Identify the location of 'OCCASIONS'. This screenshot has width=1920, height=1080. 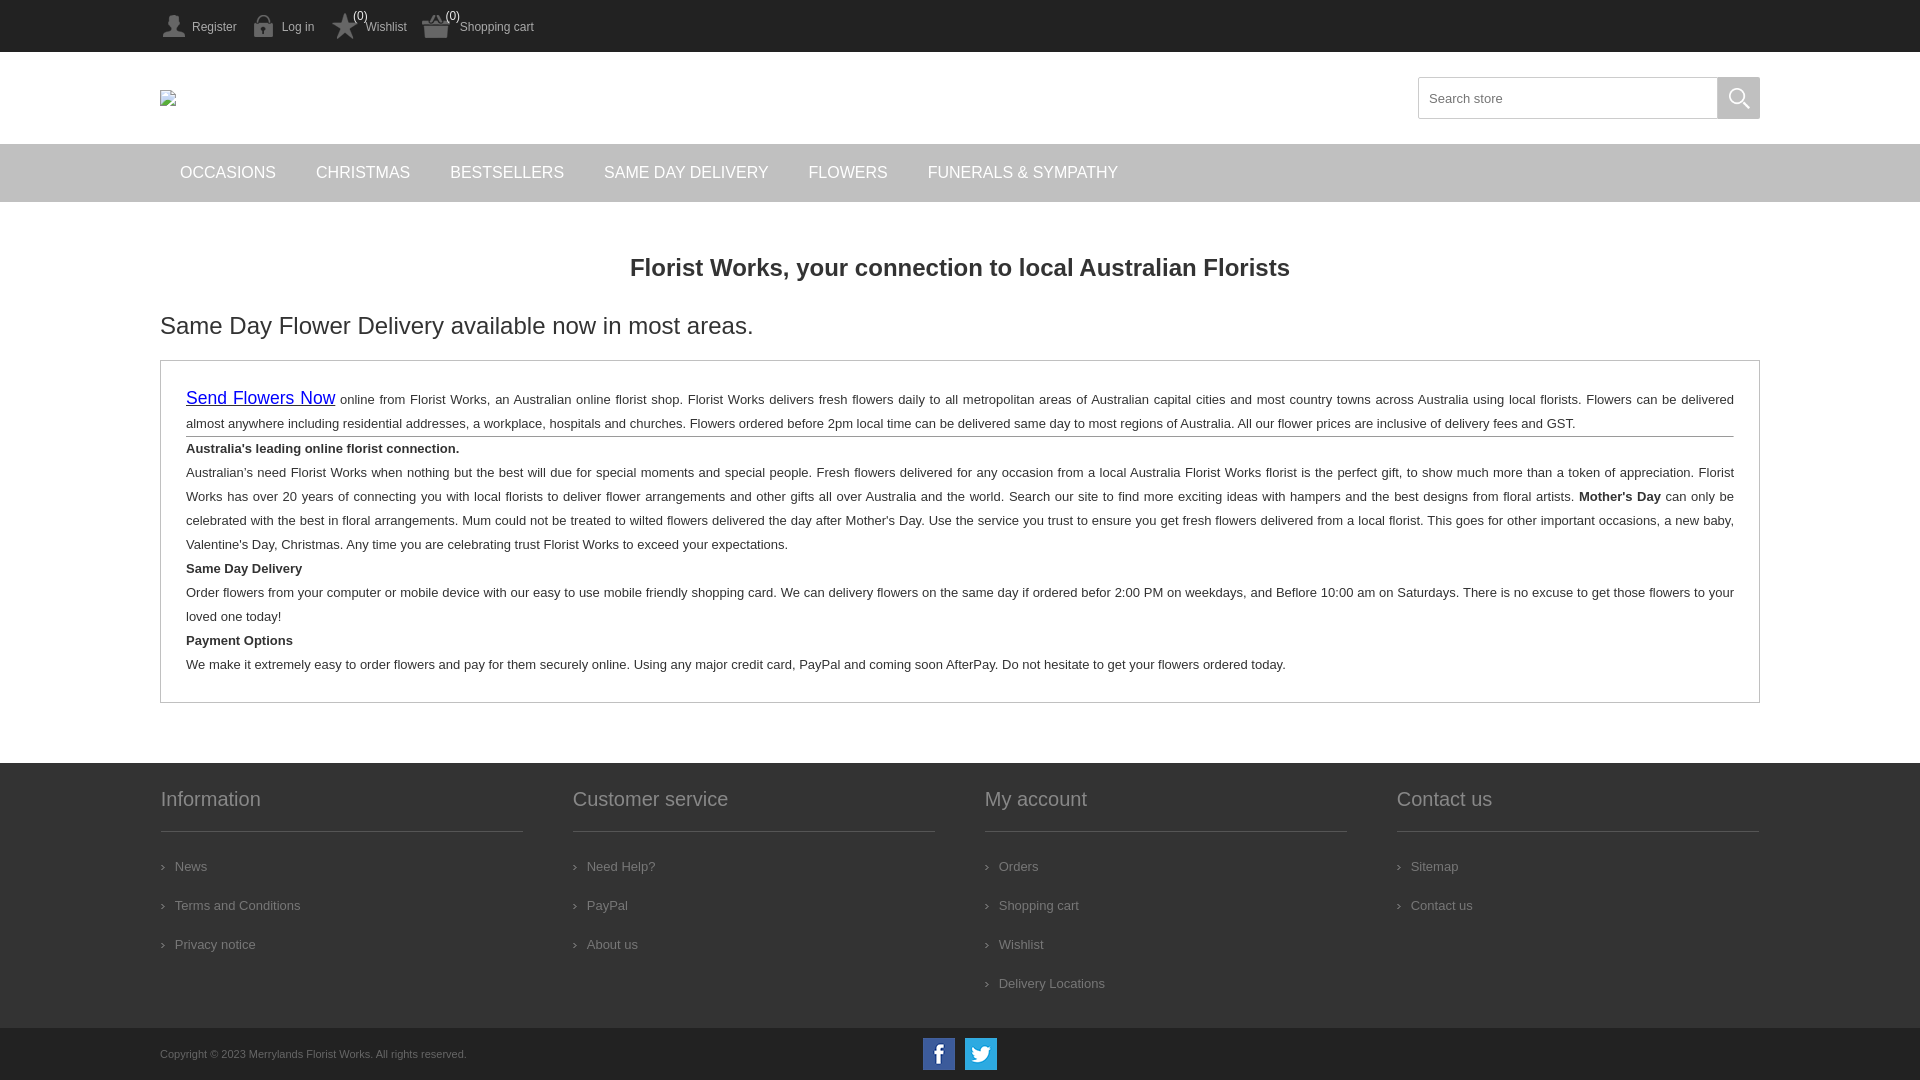
(227, 172).